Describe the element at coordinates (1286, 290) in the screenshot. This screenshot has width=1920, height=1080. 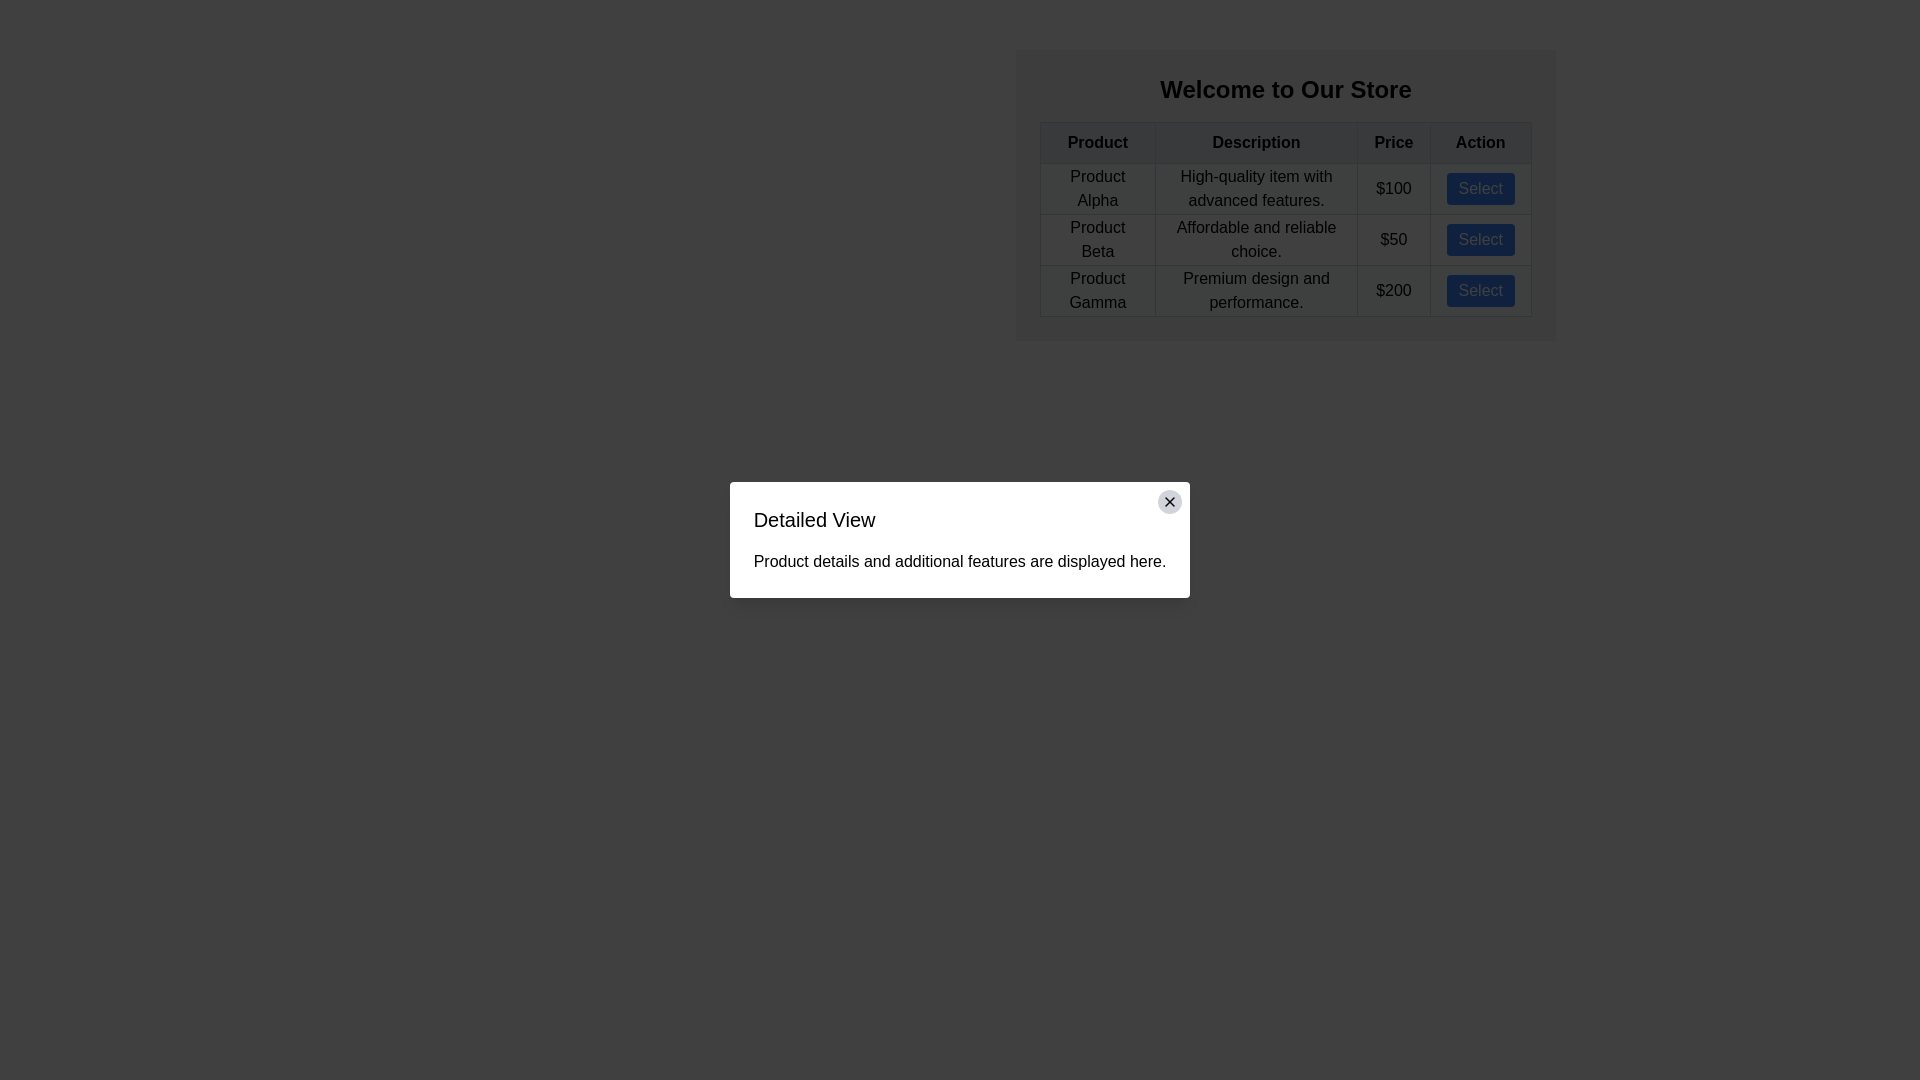
I see `the cell containing 'Product Gamma' in the third row of the table` at that location.